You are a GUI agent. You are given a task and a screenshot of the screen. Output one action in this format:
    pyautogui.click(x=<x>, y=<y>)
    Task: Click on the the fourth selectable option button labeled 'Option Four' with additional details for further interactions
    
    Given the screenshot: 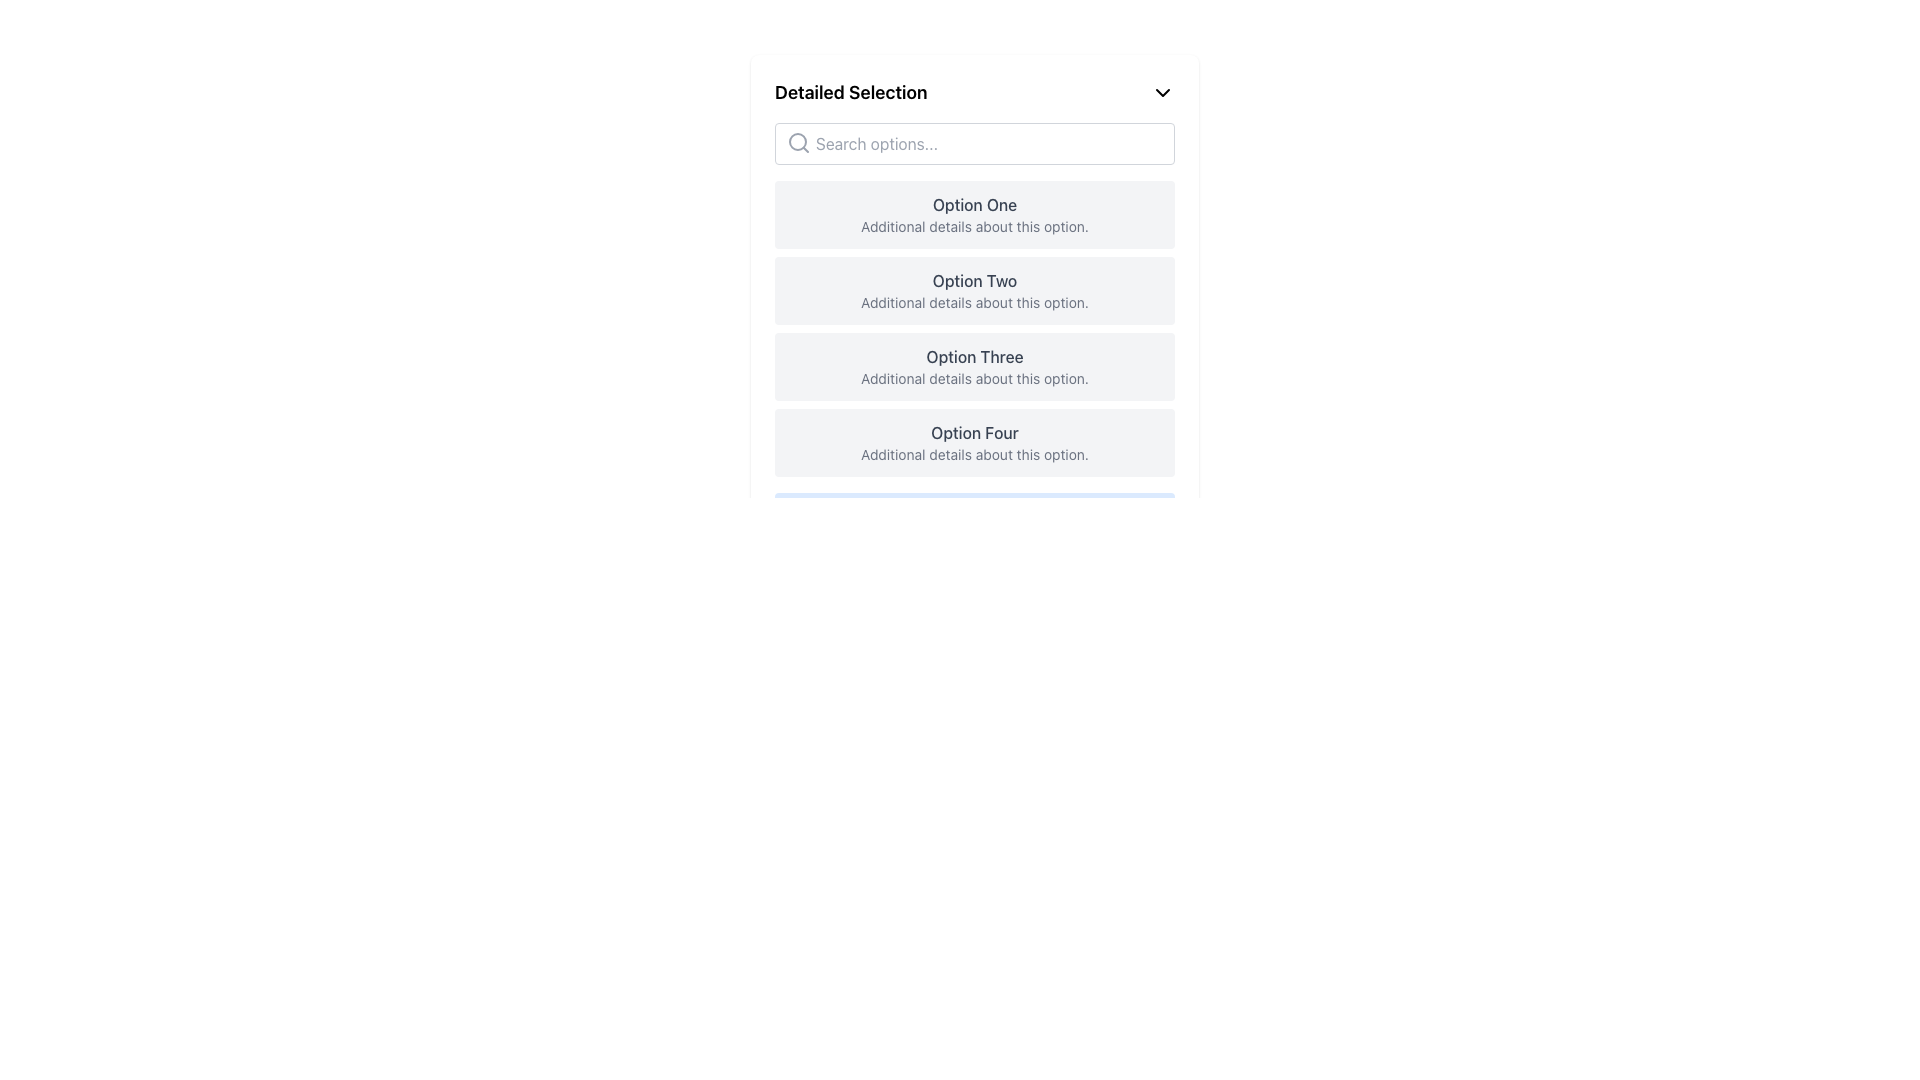 What is the action you would take?
    pyautogui.click(x=974, y=442)
    